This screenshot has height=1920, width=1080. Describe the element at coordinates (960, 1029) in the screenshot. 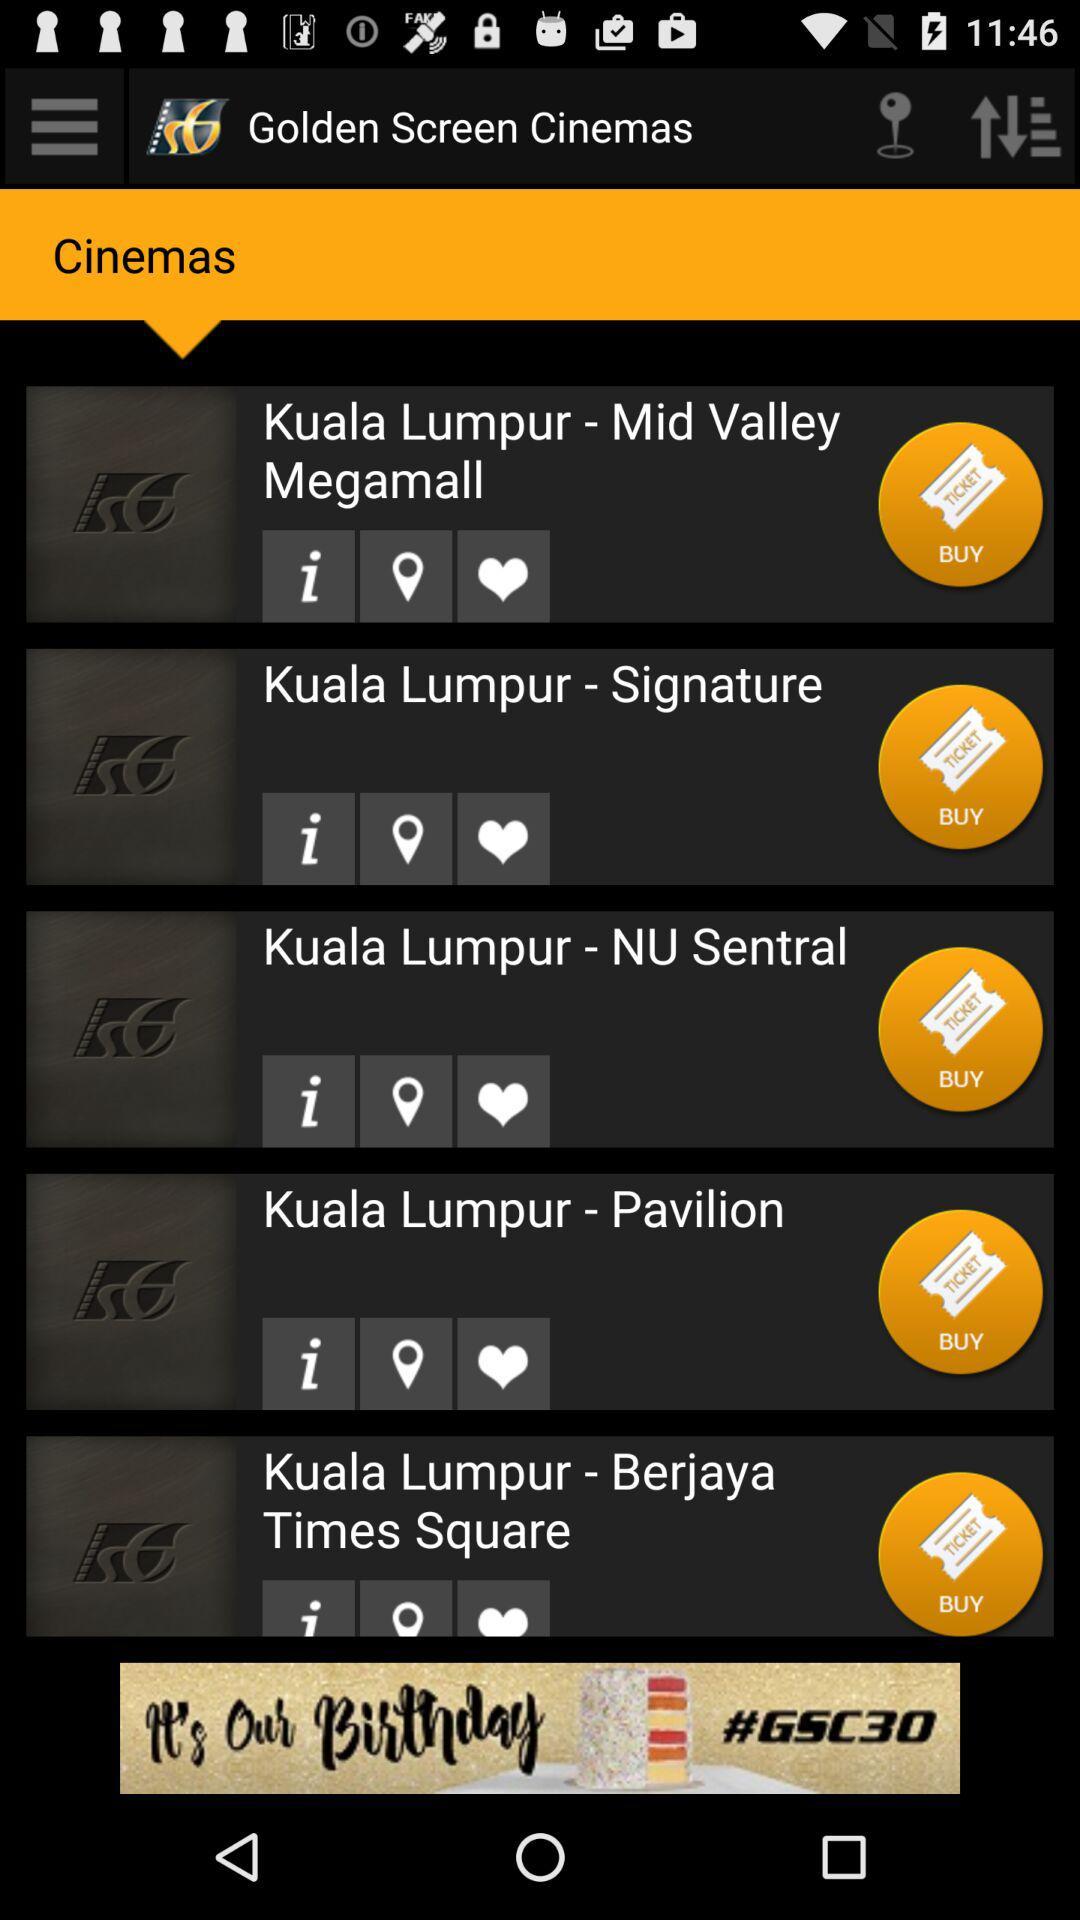

I see `buy ticket` at that location.